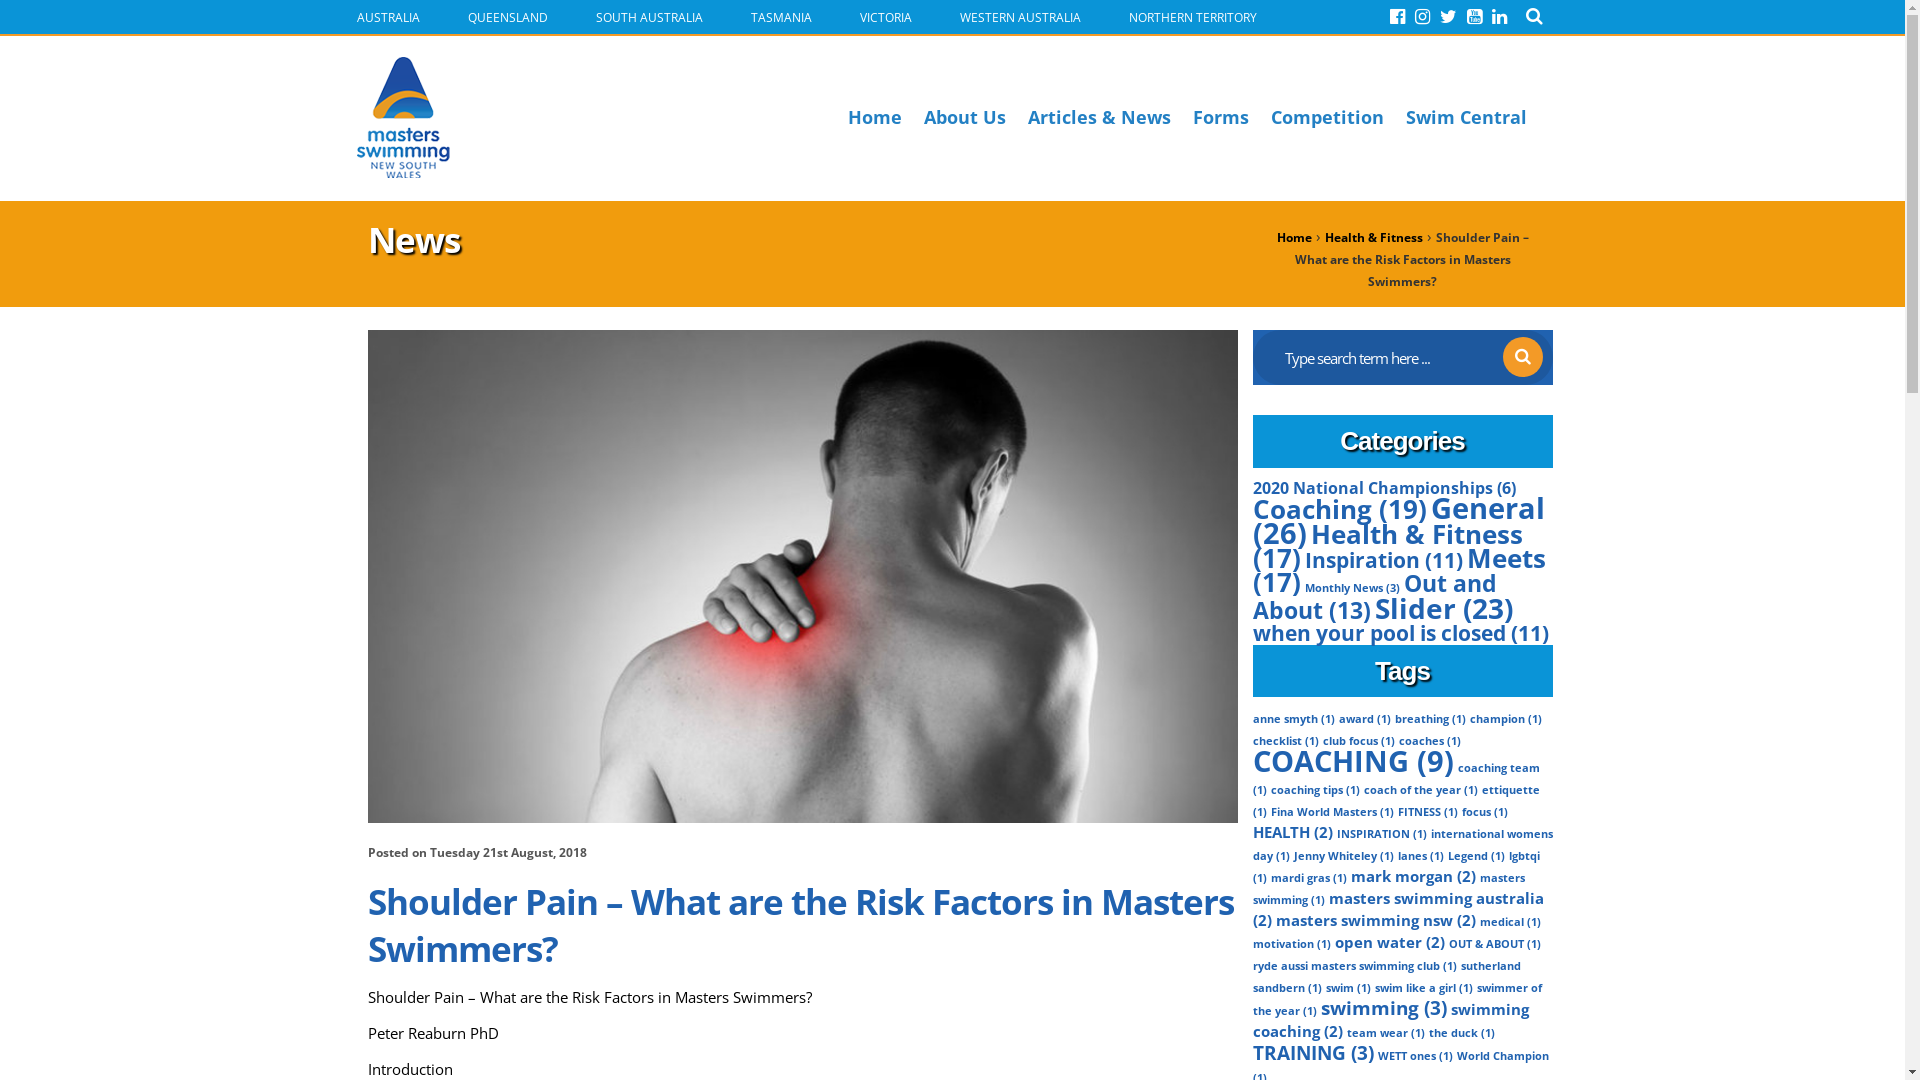 This screenshot has height=1080, width=1920. Describe the element at coordinates (1395, 999) in the screenshot. I see `'swimmer of the year (1)'` at that location.